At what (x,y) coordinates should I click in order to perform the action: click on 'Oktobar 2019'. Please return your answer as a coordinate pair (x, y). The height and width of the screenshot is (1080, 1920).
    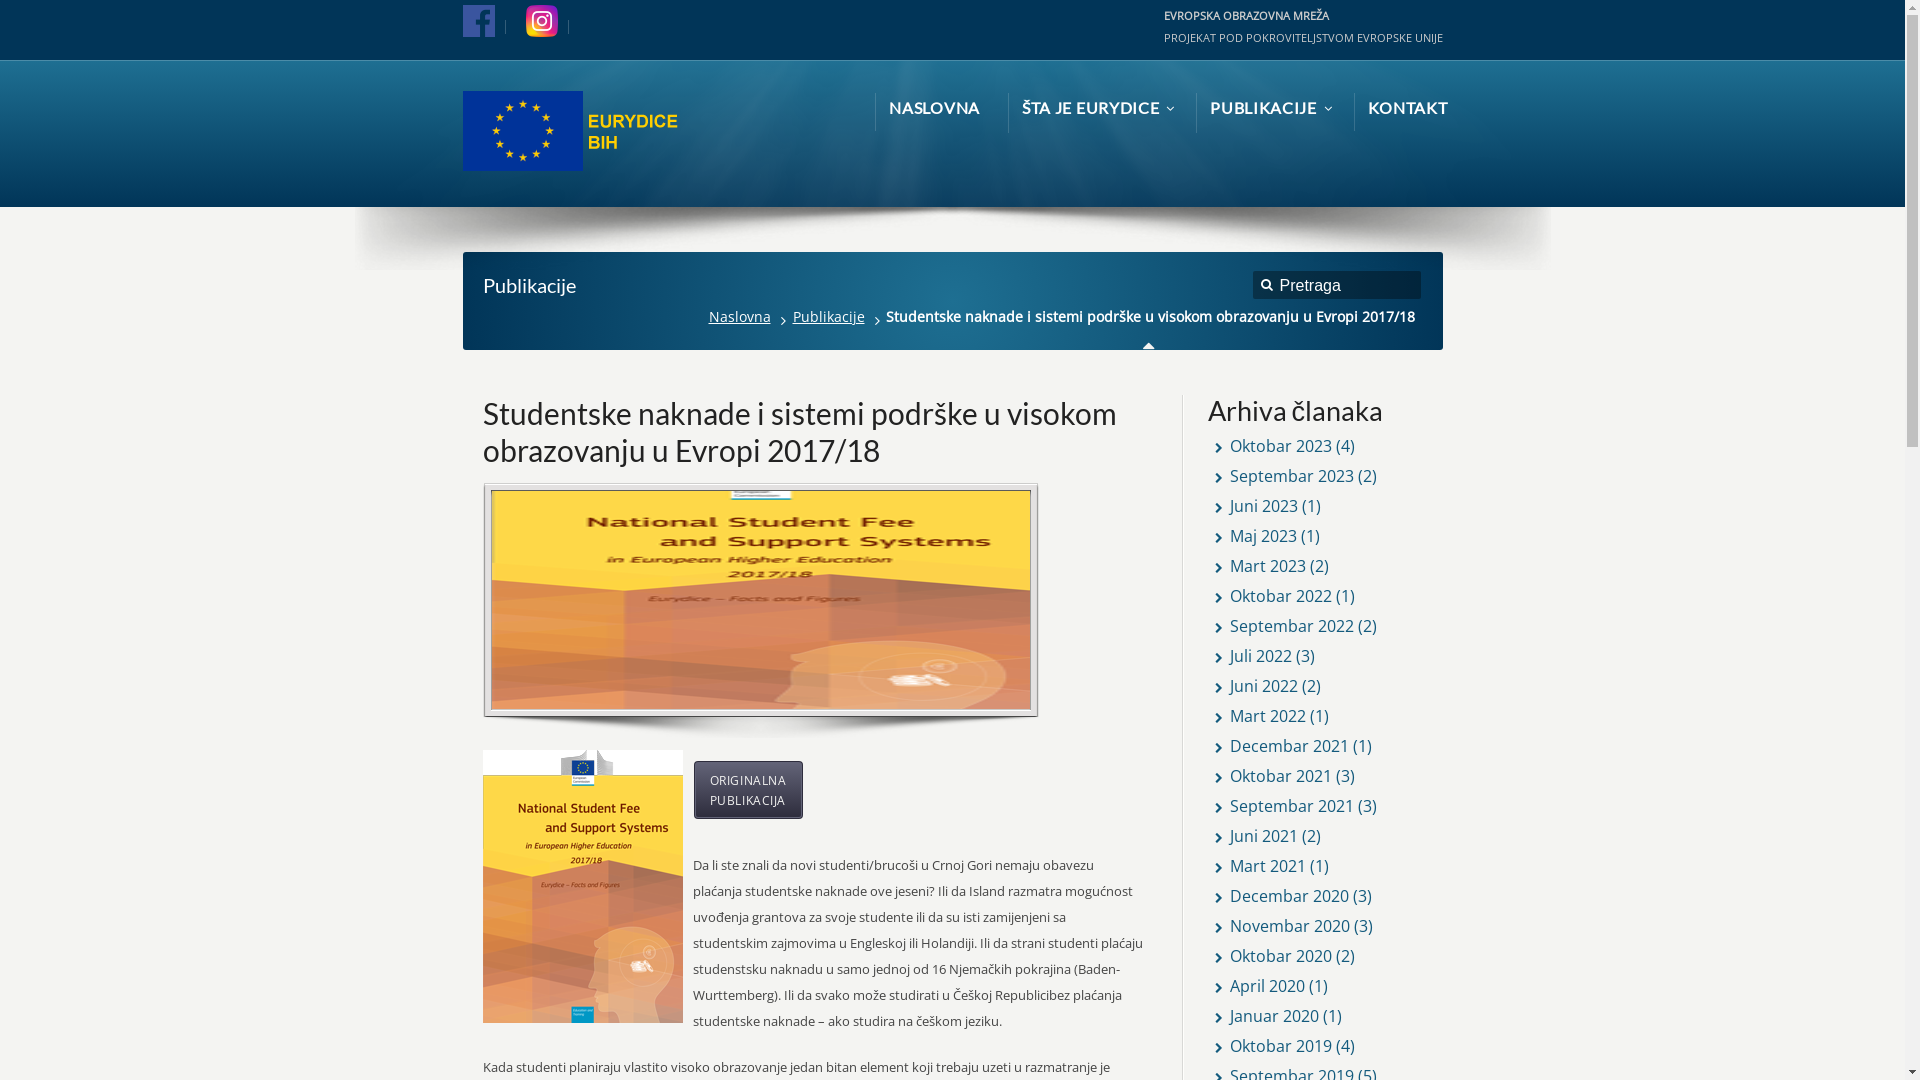
    Looking at the image, I should click on (1281, 1044).